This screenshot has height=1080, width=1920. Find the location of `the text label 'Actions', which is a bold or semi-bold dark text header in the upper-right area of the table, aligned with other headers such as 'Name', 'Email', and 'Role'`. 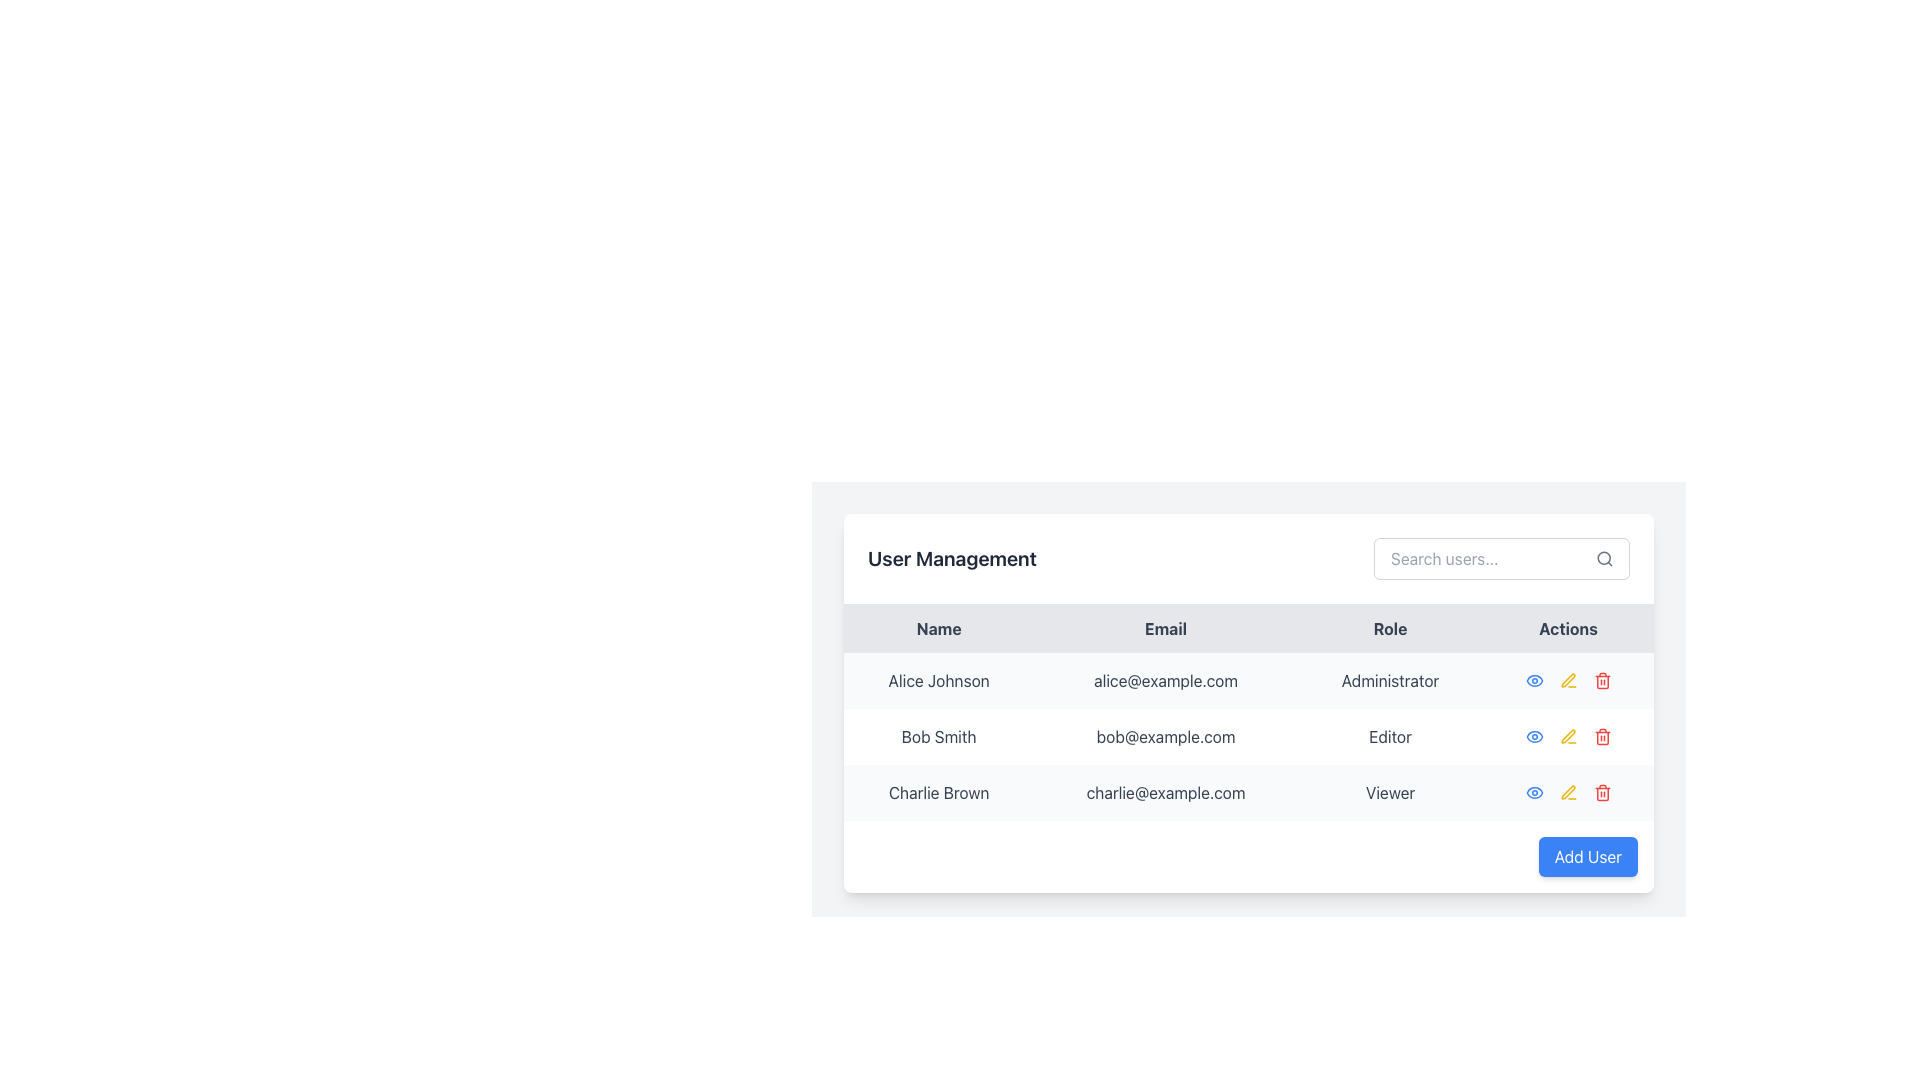

the text label 'Actions', which is a bold or semi-bold dark text header in the upper-right area of the table, aligned with other headers such as 'Name', 'Email', and 'Role' is located at coordinates (1567, 627).